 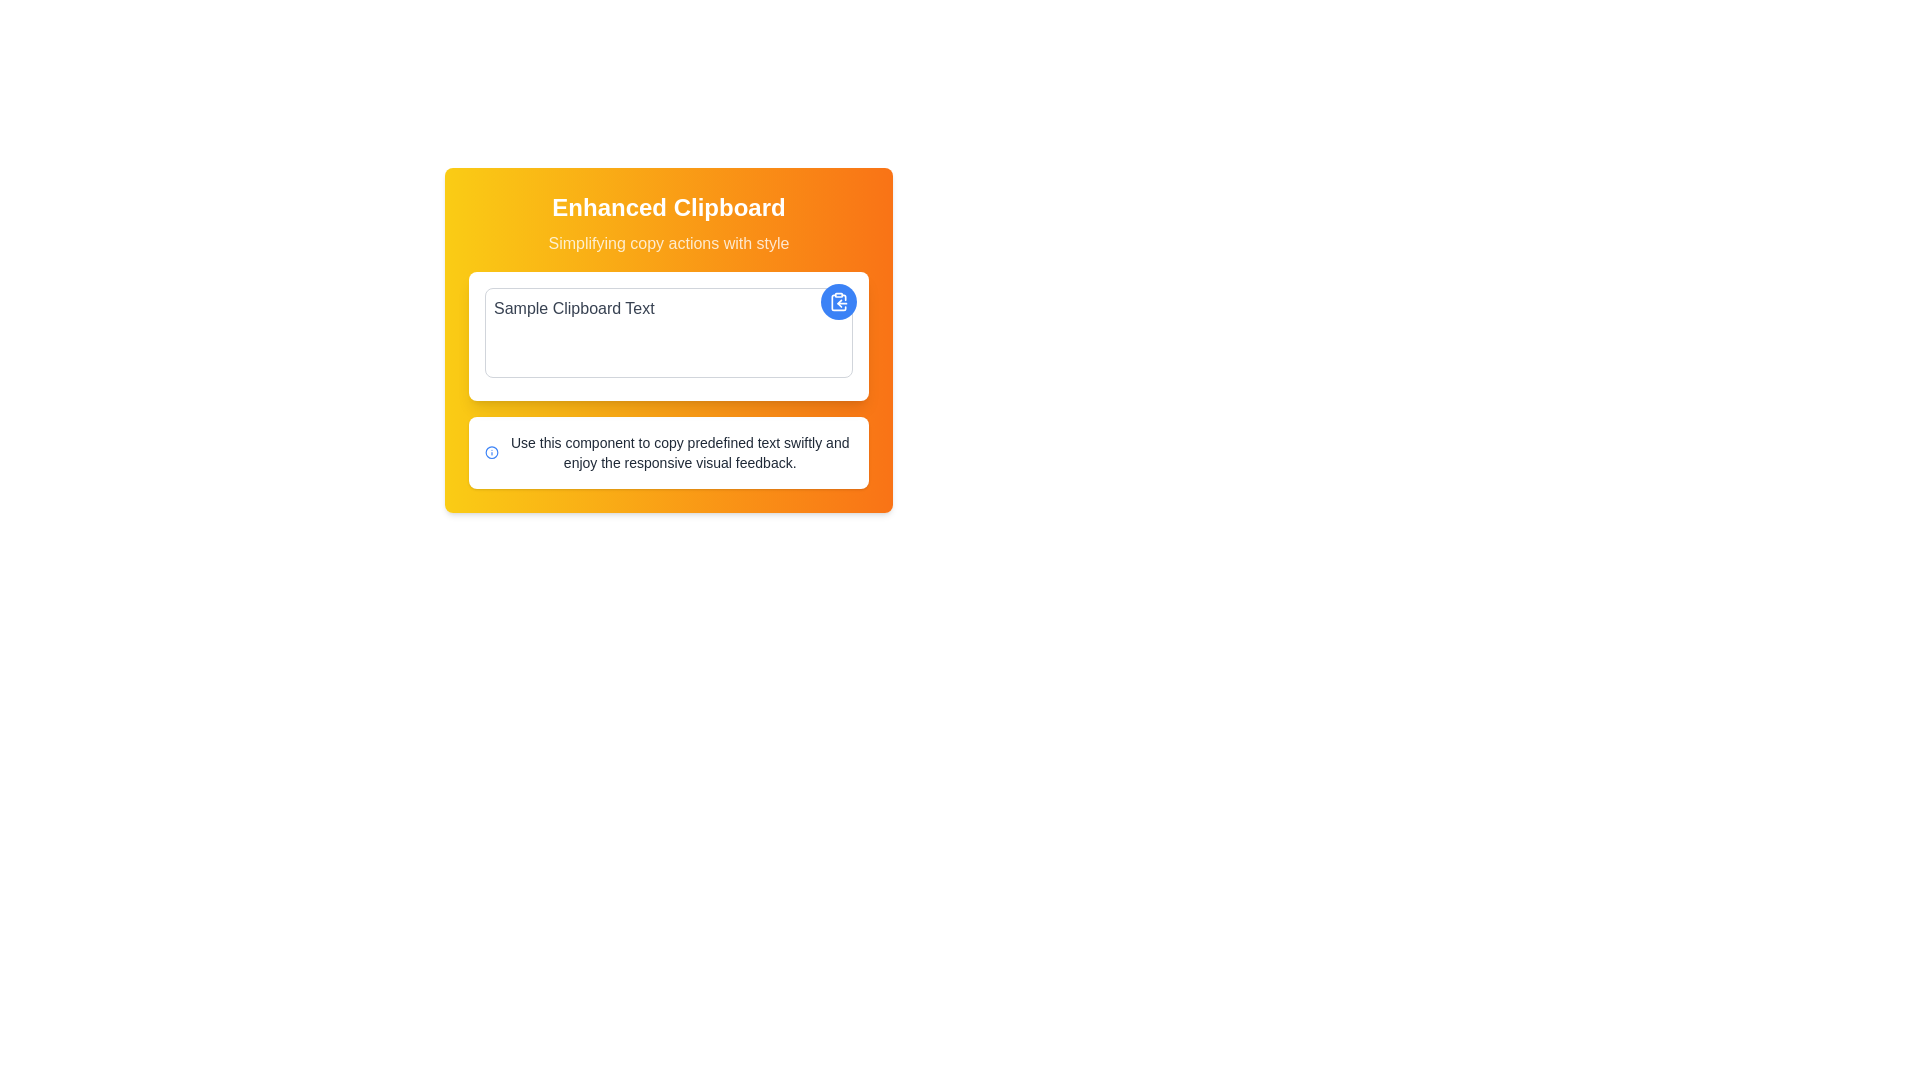 I want to click on the Text Label element displaying 'Simplifying copy actions with style', which is located beneath the header 'Enhanced Clipboard' and has a semi-transparent orange background, so click(x=668, y=242).